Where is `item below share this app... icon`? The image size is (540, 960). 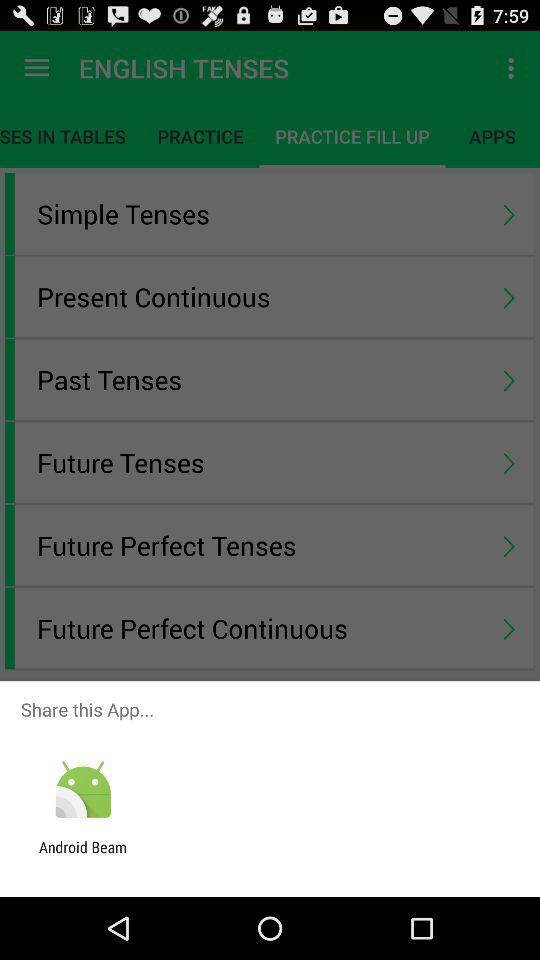
item below share this app... icon is located at coordinates (82, 790).